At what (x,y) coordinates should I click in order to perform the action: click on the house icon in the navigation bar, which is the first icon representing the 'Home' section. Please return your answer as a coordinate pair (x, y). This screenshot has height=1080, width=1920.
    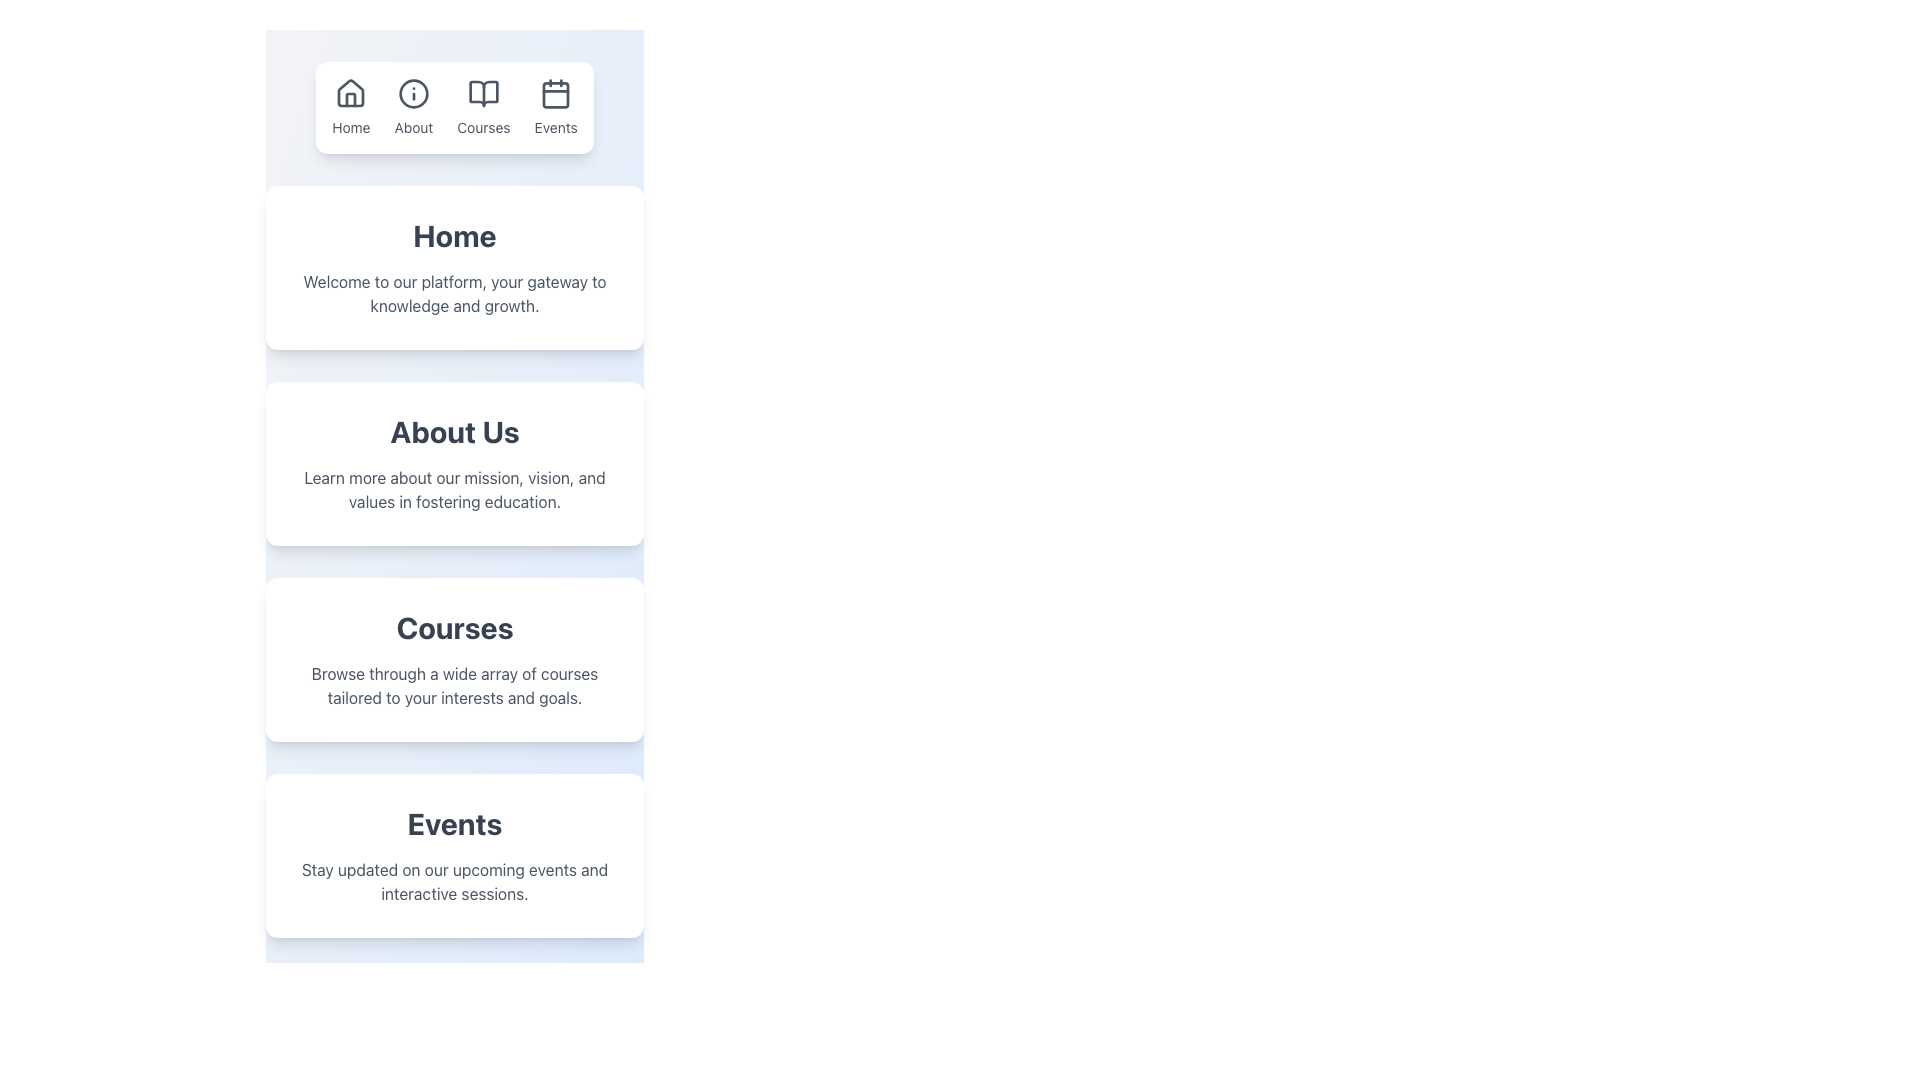
    Looking at the image, I should click on (351, 93).